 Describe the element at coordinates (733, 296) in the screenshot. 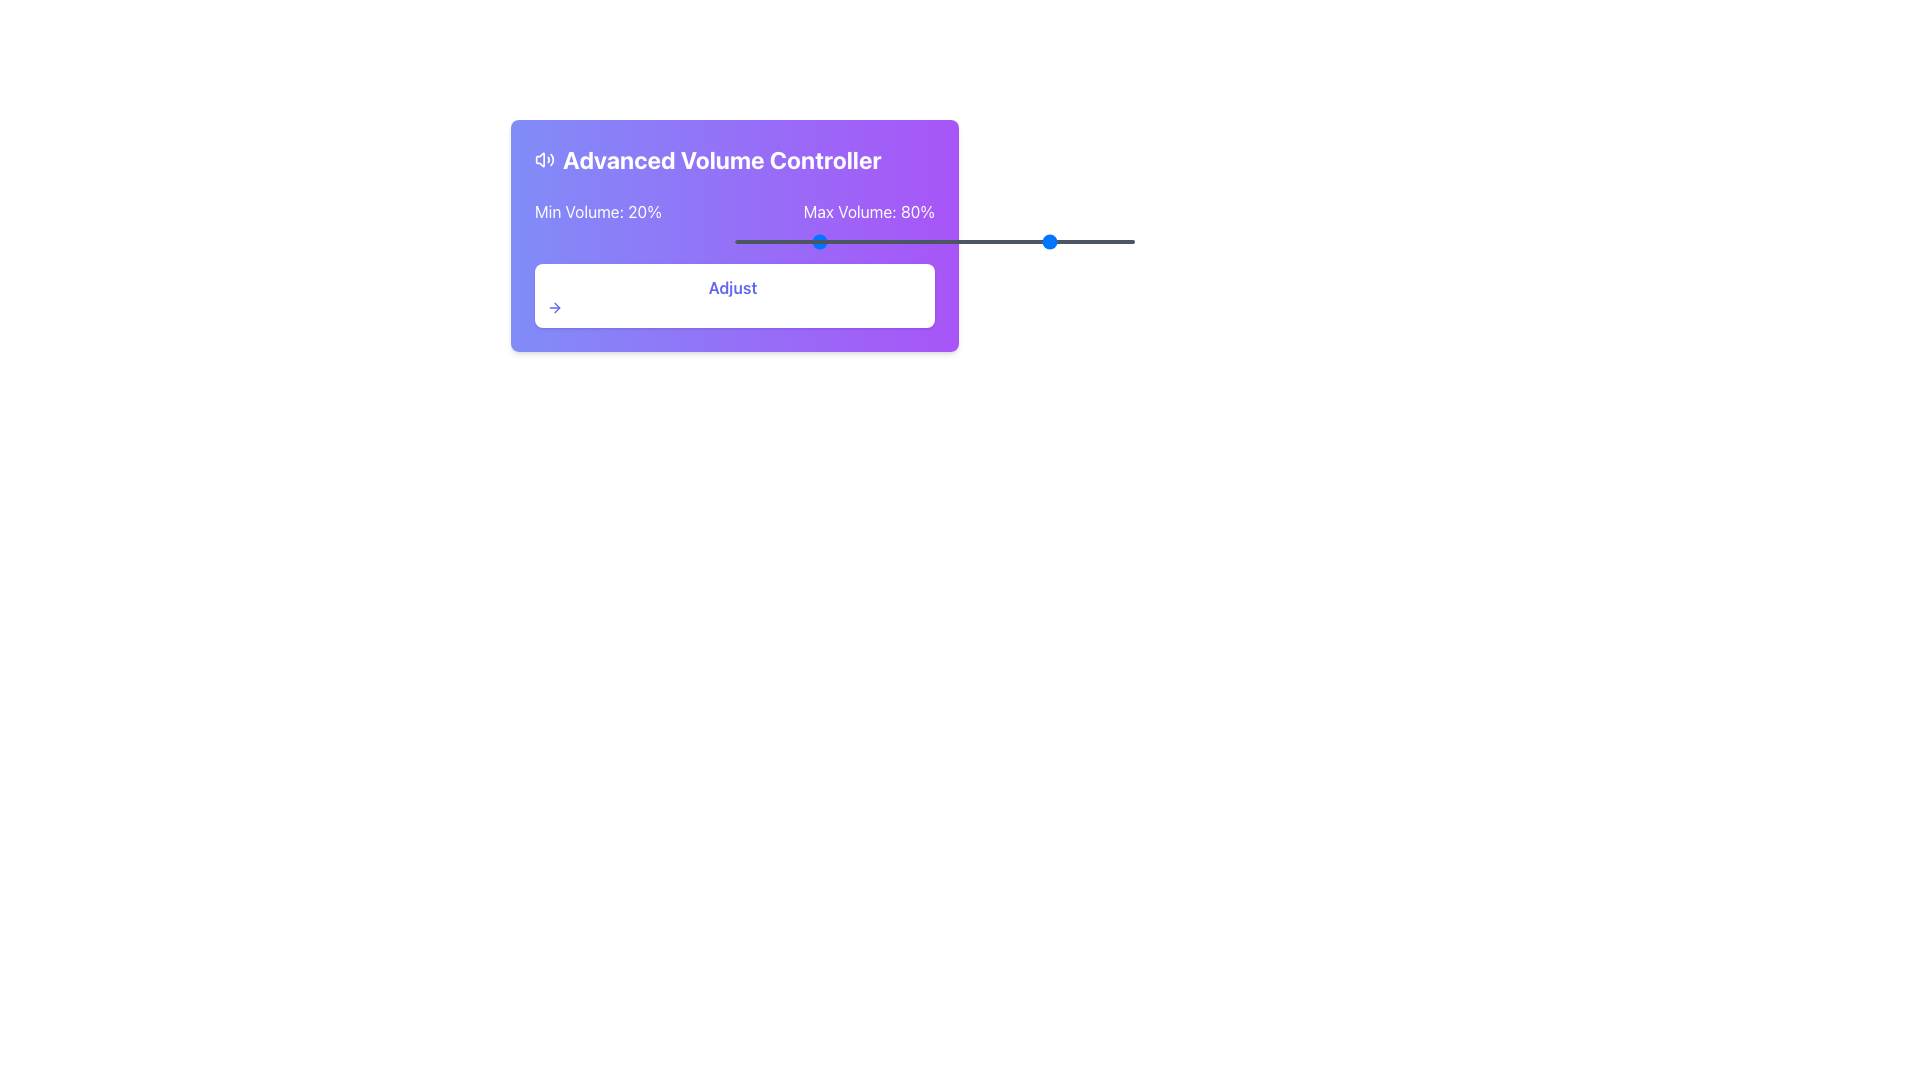

I see `the 'Adjust' button located within the 'Advanced Volume Controller'` at that location.